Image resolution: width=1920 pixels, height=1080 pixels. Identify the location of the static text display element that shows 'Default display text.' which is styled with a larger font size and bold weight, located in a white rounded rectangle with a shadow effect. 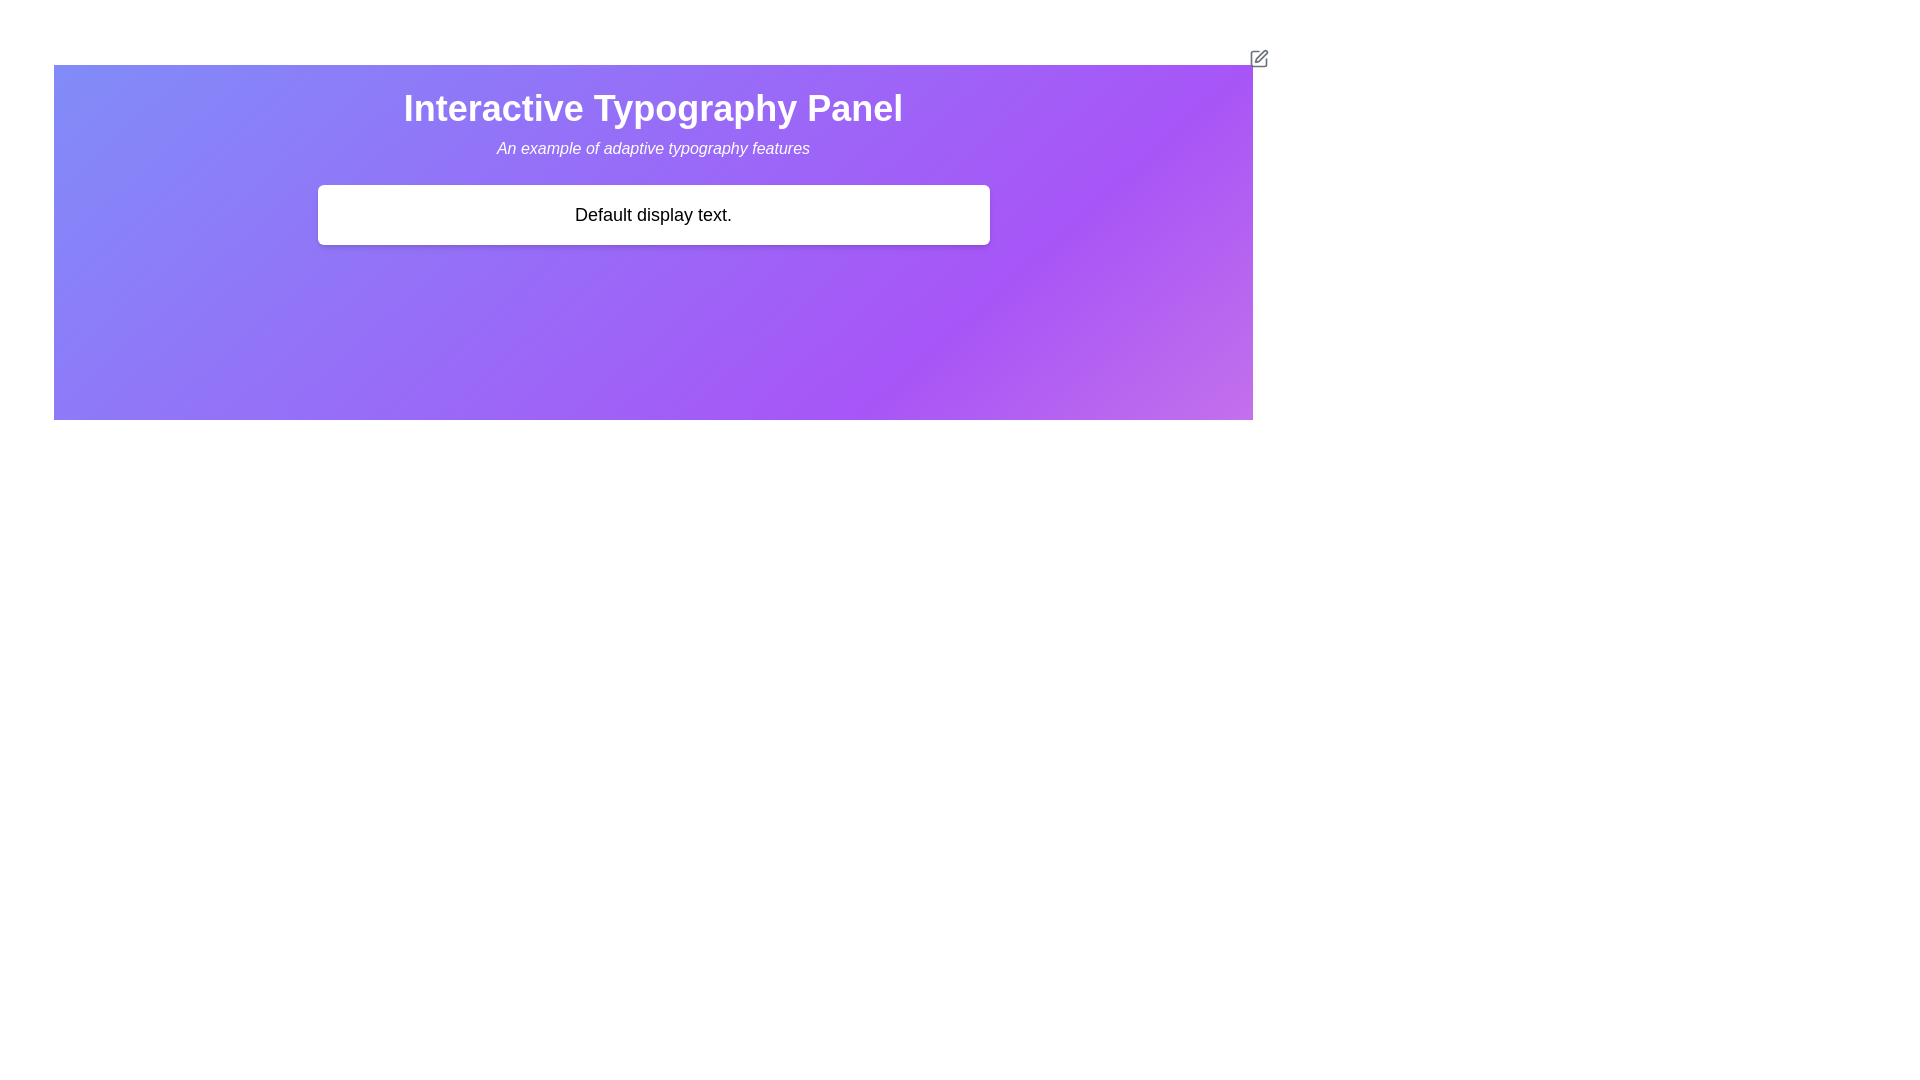
(653, 215).